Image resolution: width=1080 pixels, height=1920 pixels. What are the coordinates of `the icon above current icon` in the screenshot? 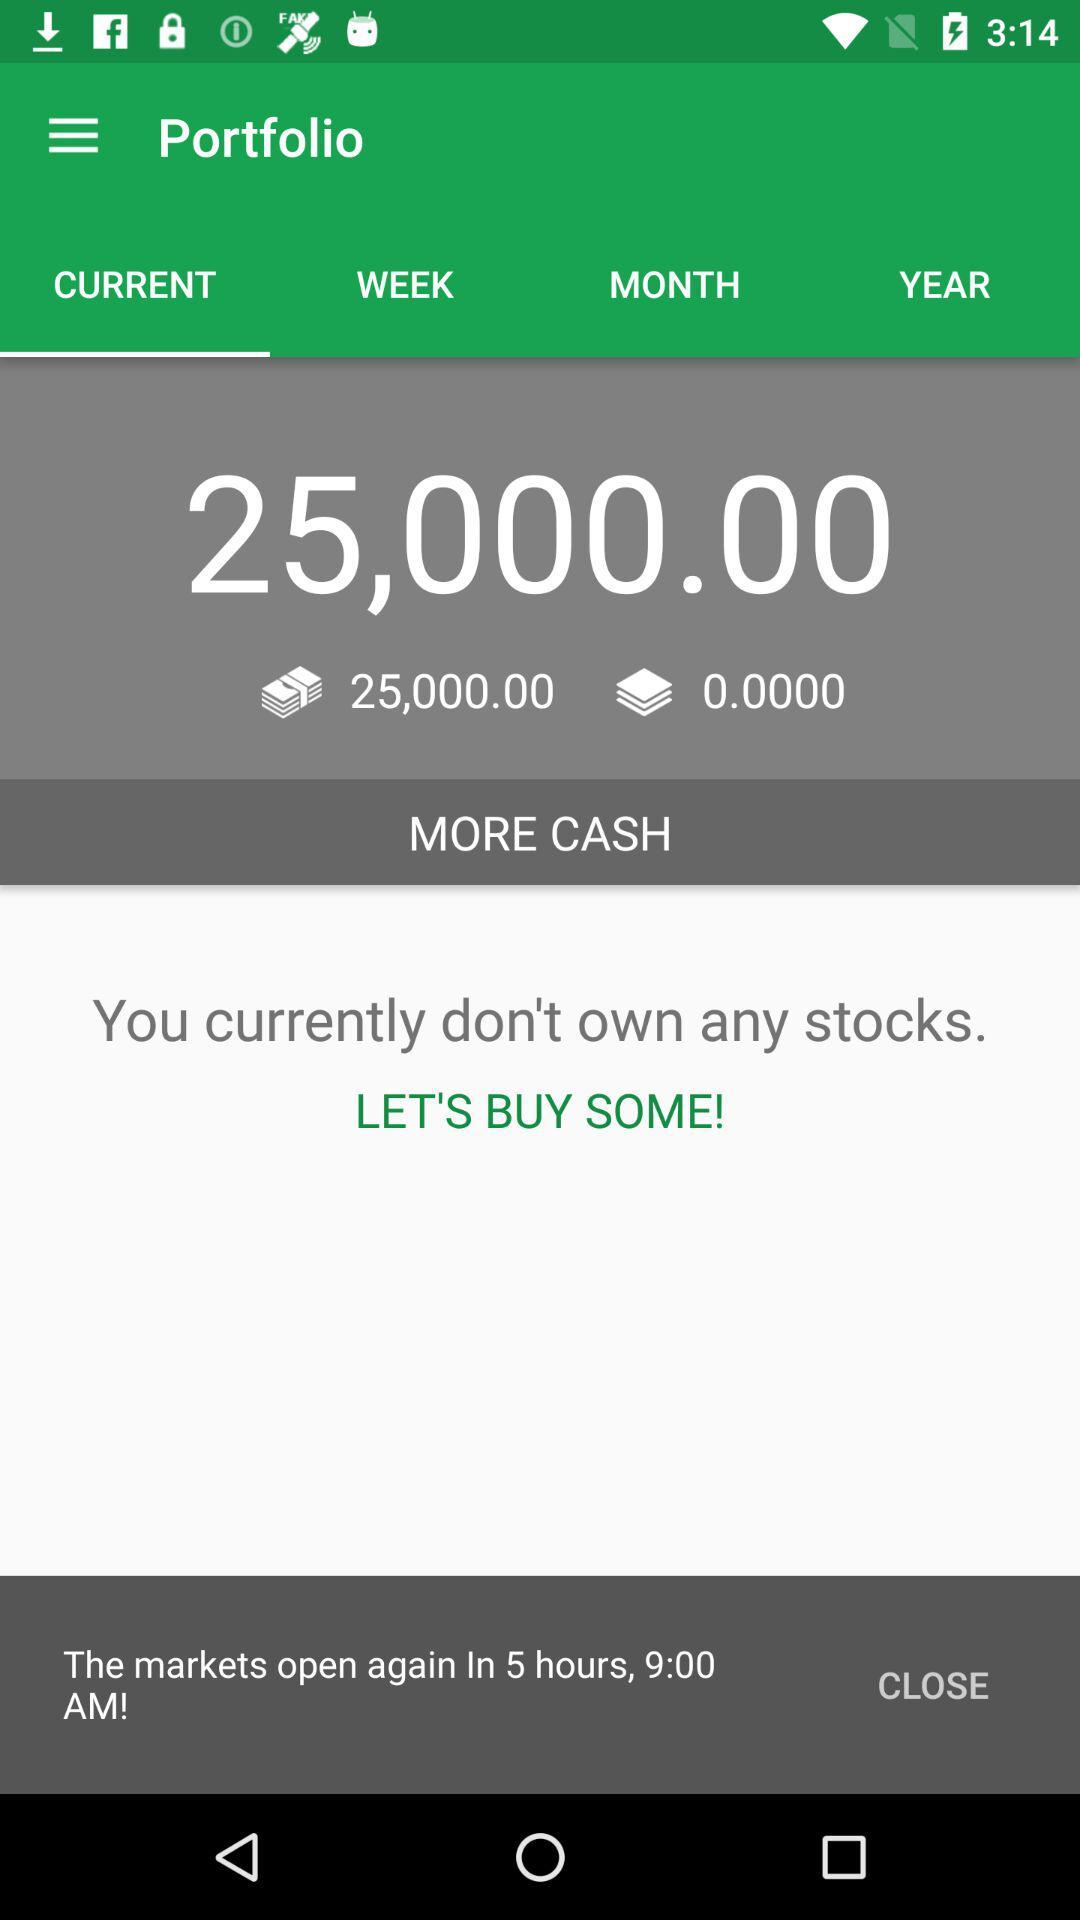 It's located at (72, 135).